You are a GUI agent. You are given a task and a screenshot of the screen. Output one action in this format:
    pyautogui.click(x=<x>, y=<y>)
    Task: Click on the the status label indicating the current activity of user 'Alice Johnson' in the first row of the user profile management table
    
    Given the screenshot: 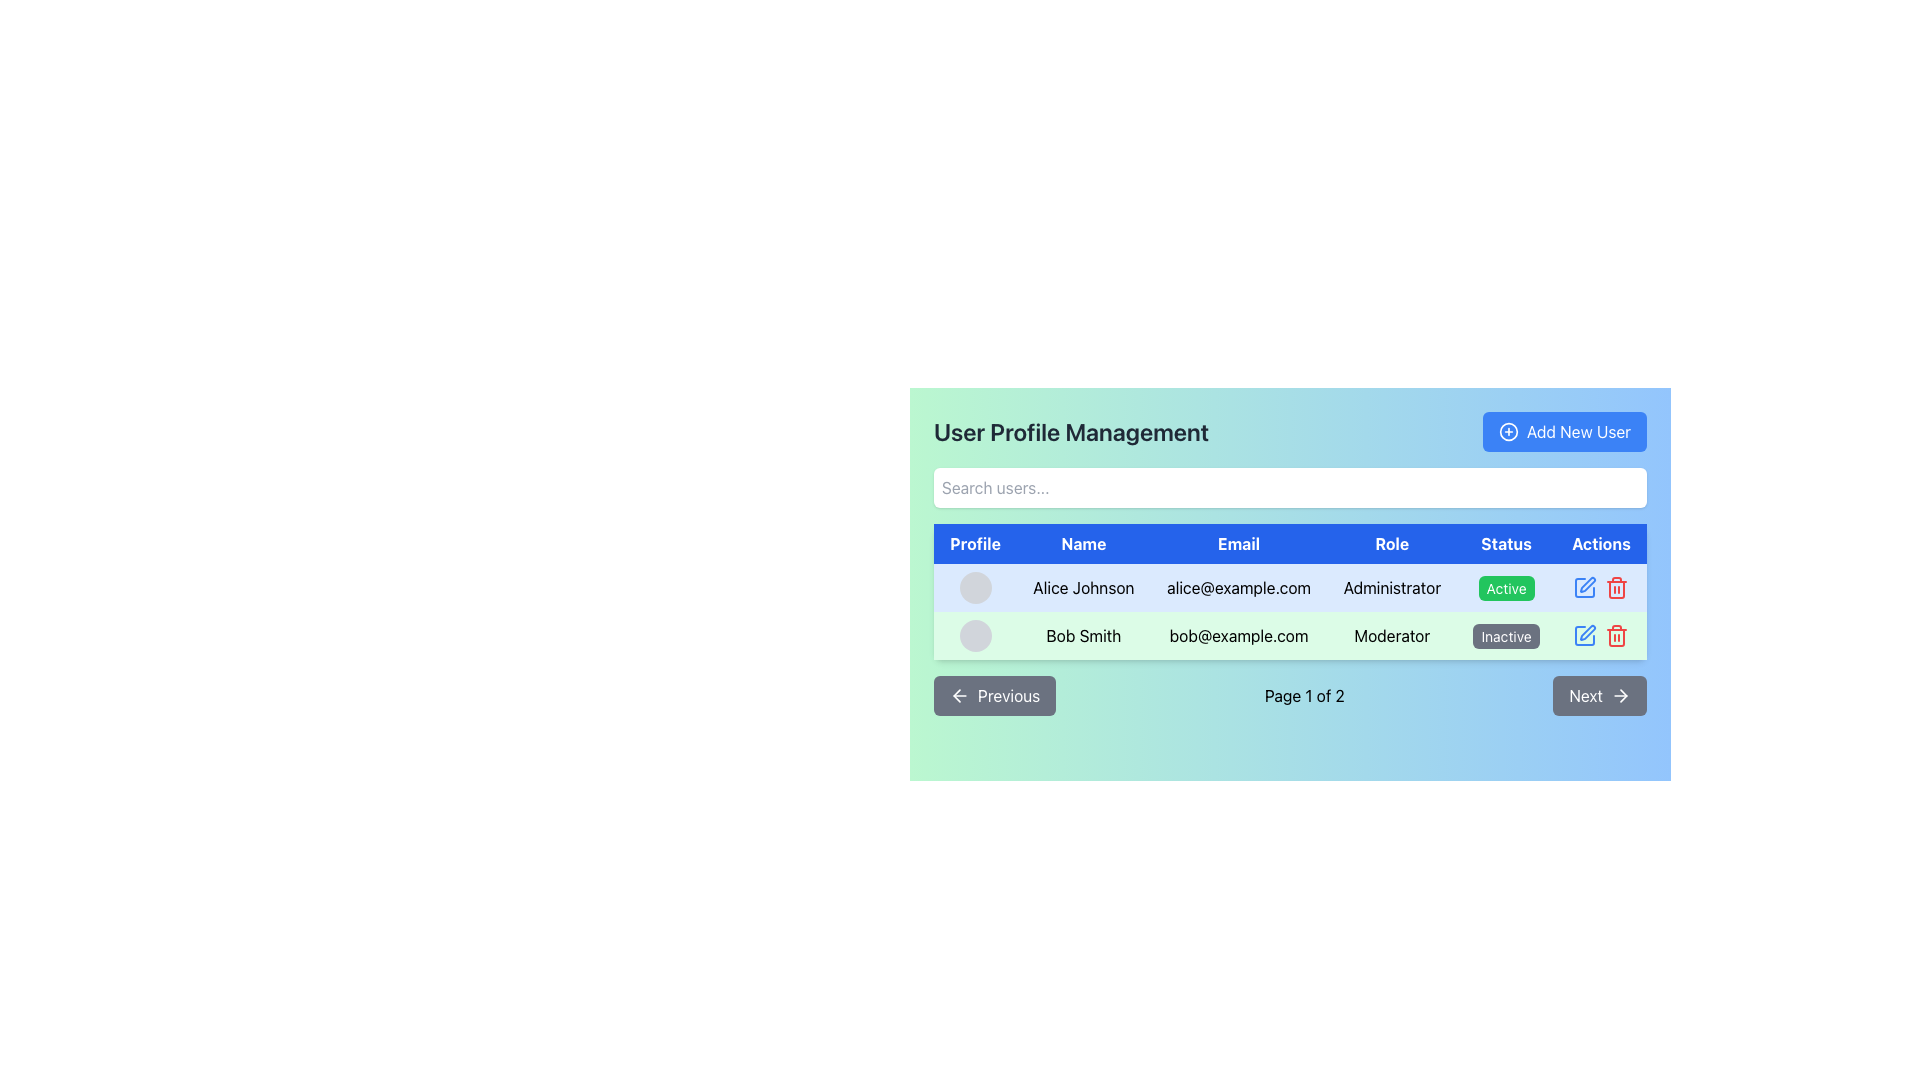 What is the action you would take?
    pyautogui.click(x=1506, y=587)
    